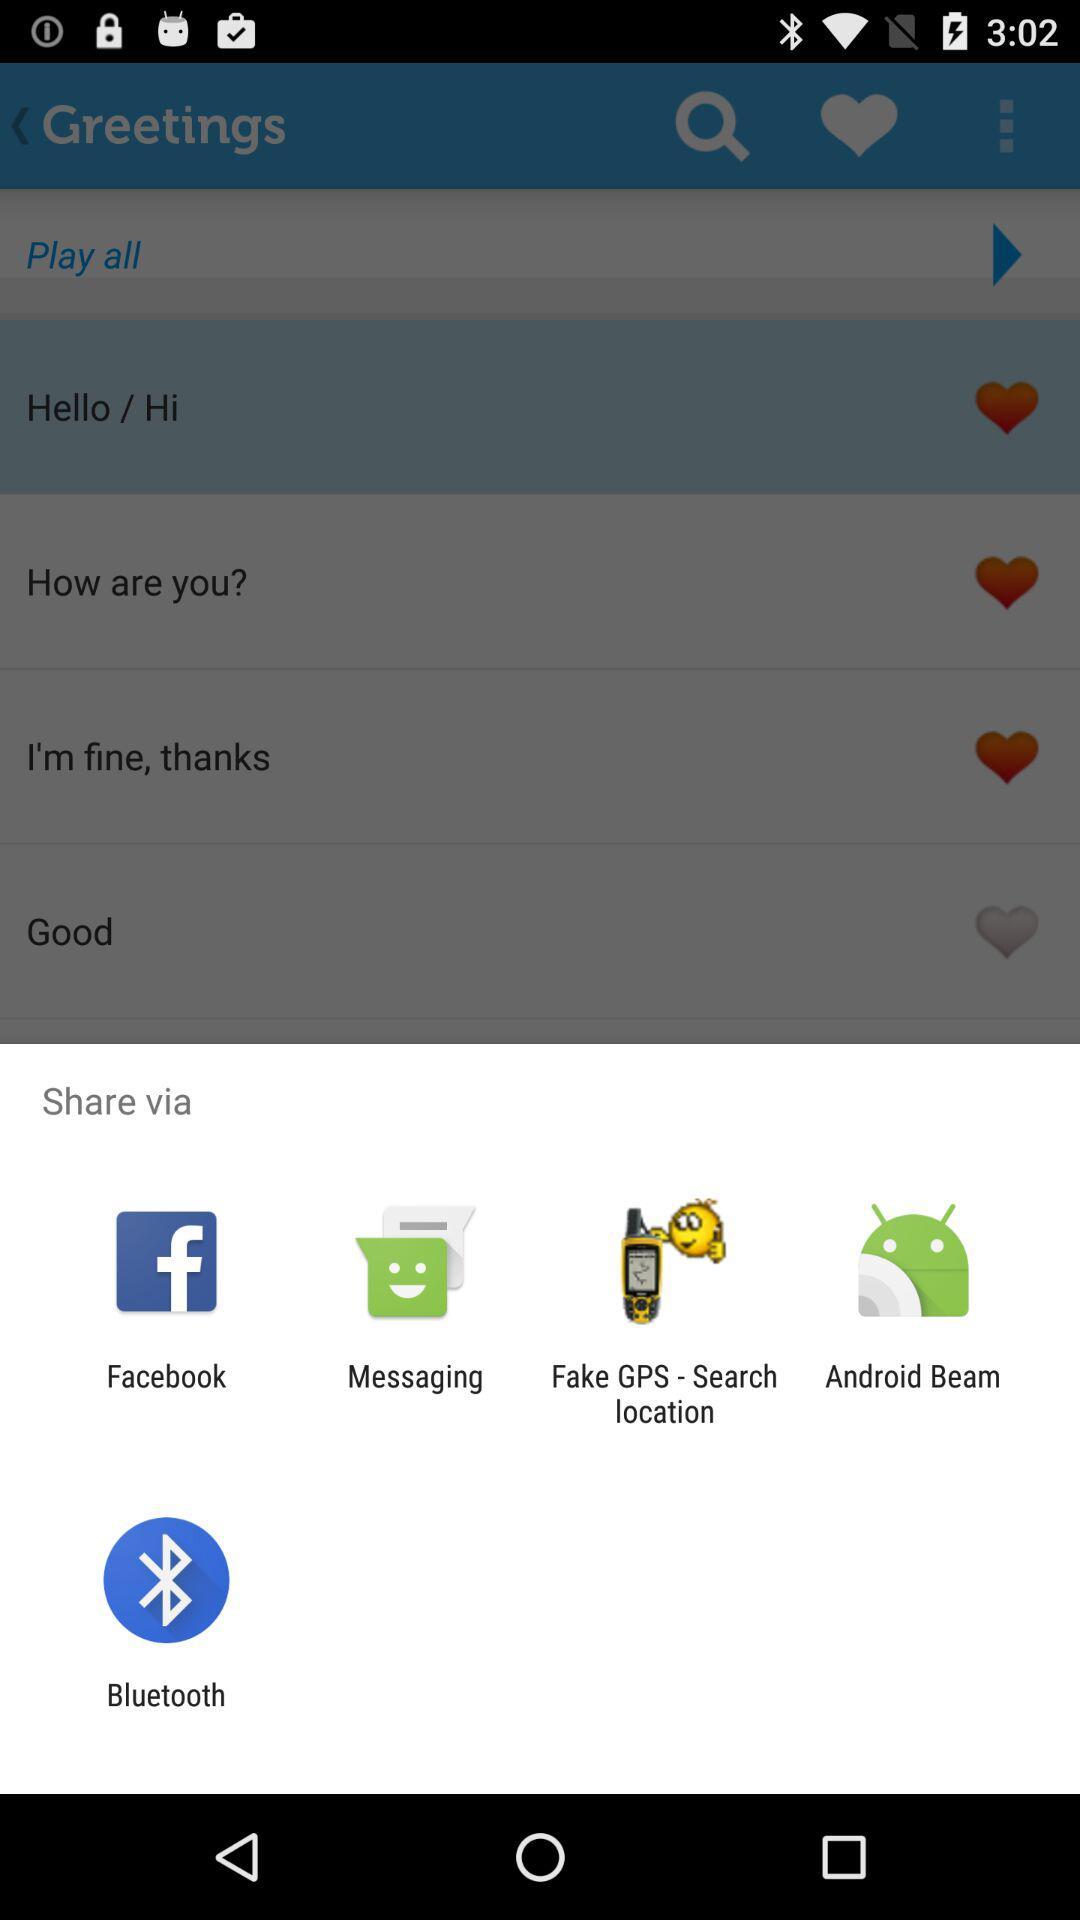  What do you see at coordinates (414, 1392) in the screenshot?
I see `messaging app` at bounding box center [414, 1392].